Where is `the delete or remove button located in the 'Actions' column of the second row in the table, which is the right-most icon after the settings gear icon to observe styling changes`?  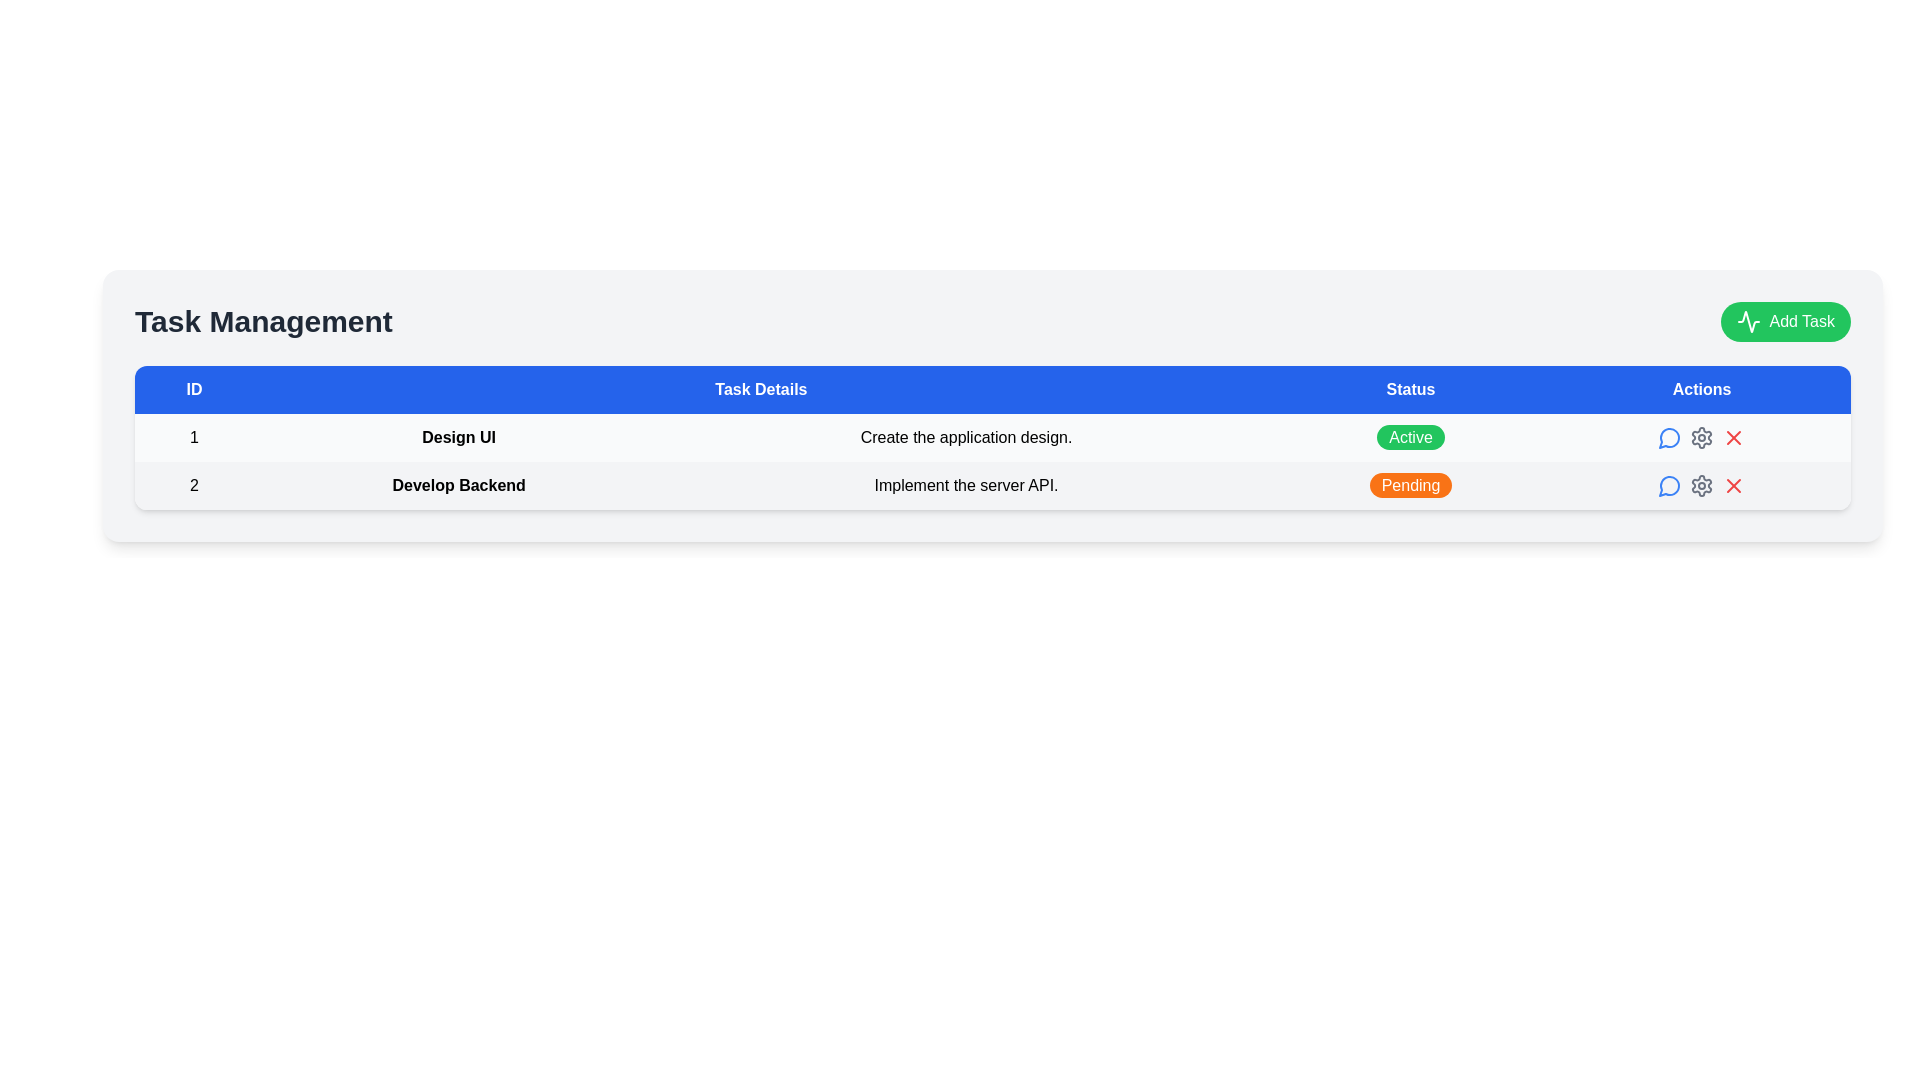
the delete or remove button located in the 'Actions' column of the second row in the table, which is the right-most icon after the settings gear icon to observe styling changes is located at coordinates (1733, 437).